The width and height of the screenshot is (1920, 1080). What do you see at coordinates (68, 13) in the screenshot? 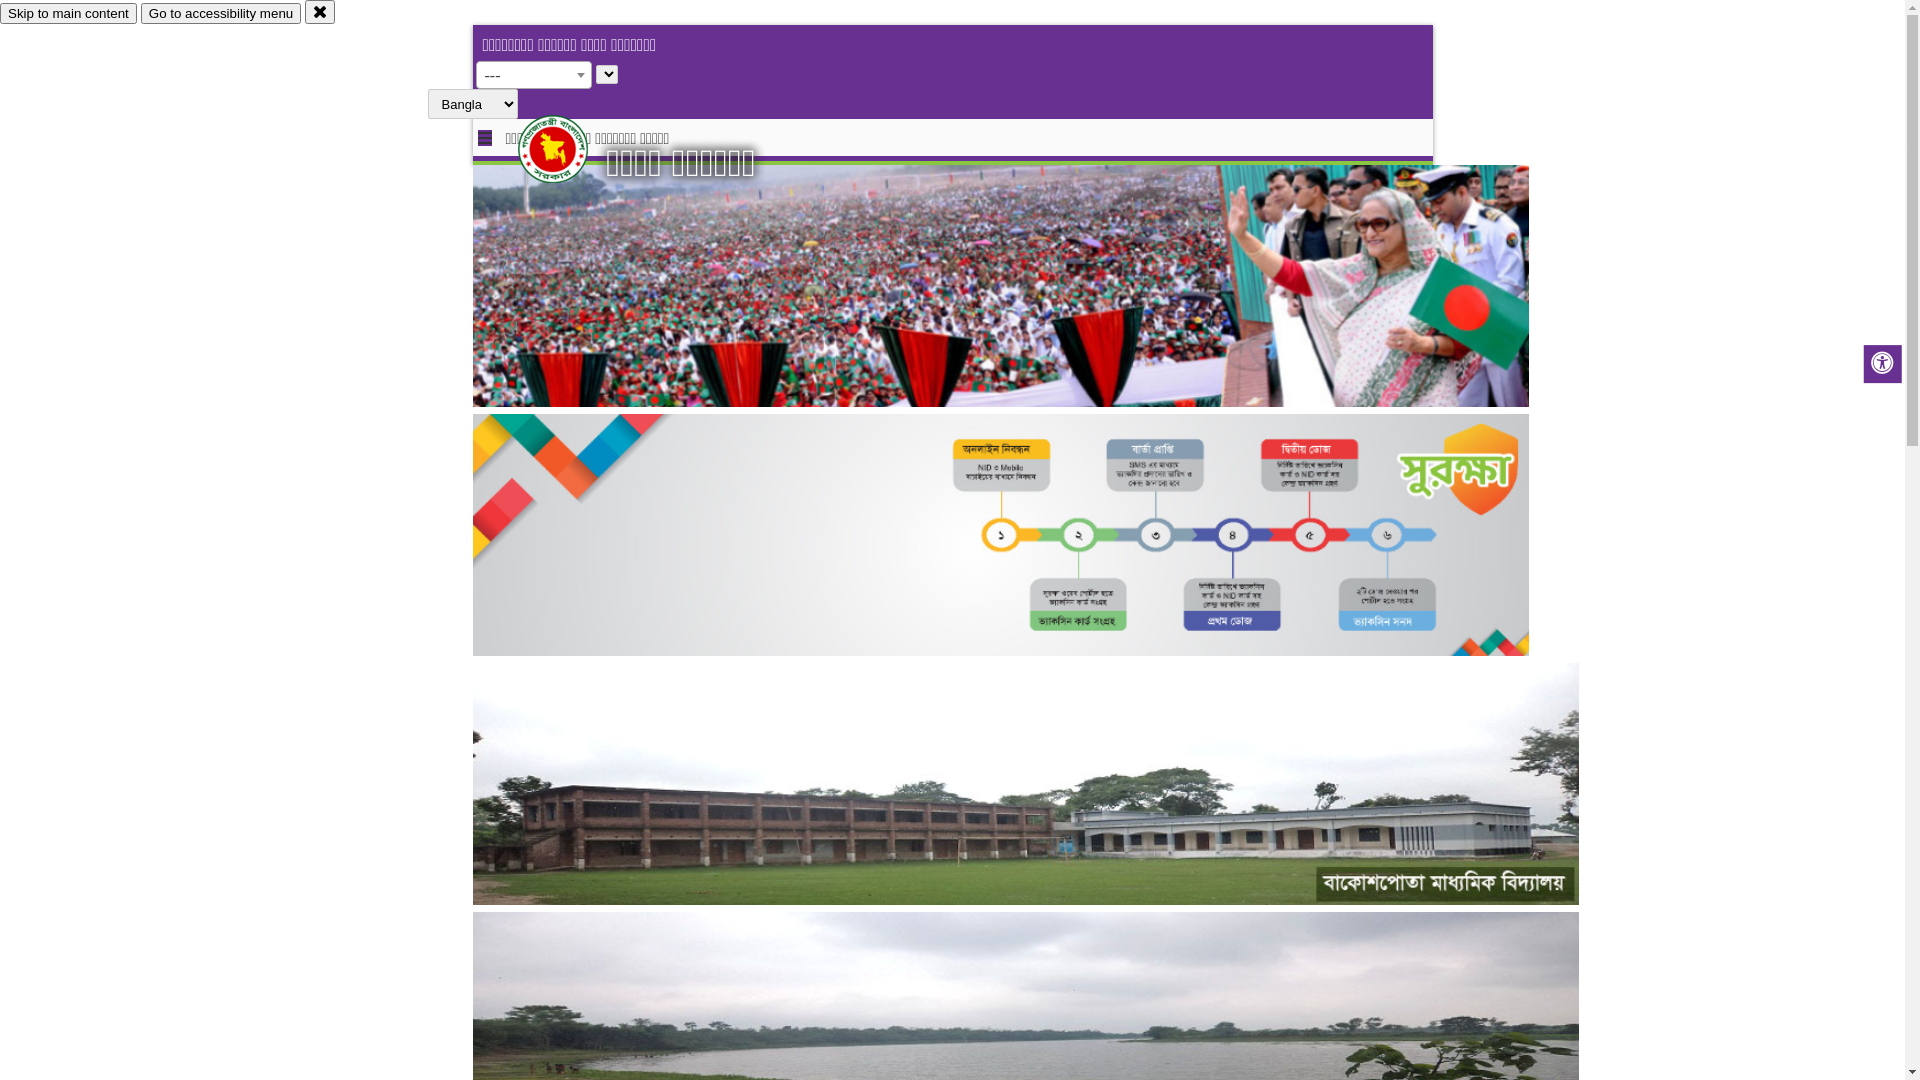
I see `'Skip to main content'` at bounding box center [68, 13].